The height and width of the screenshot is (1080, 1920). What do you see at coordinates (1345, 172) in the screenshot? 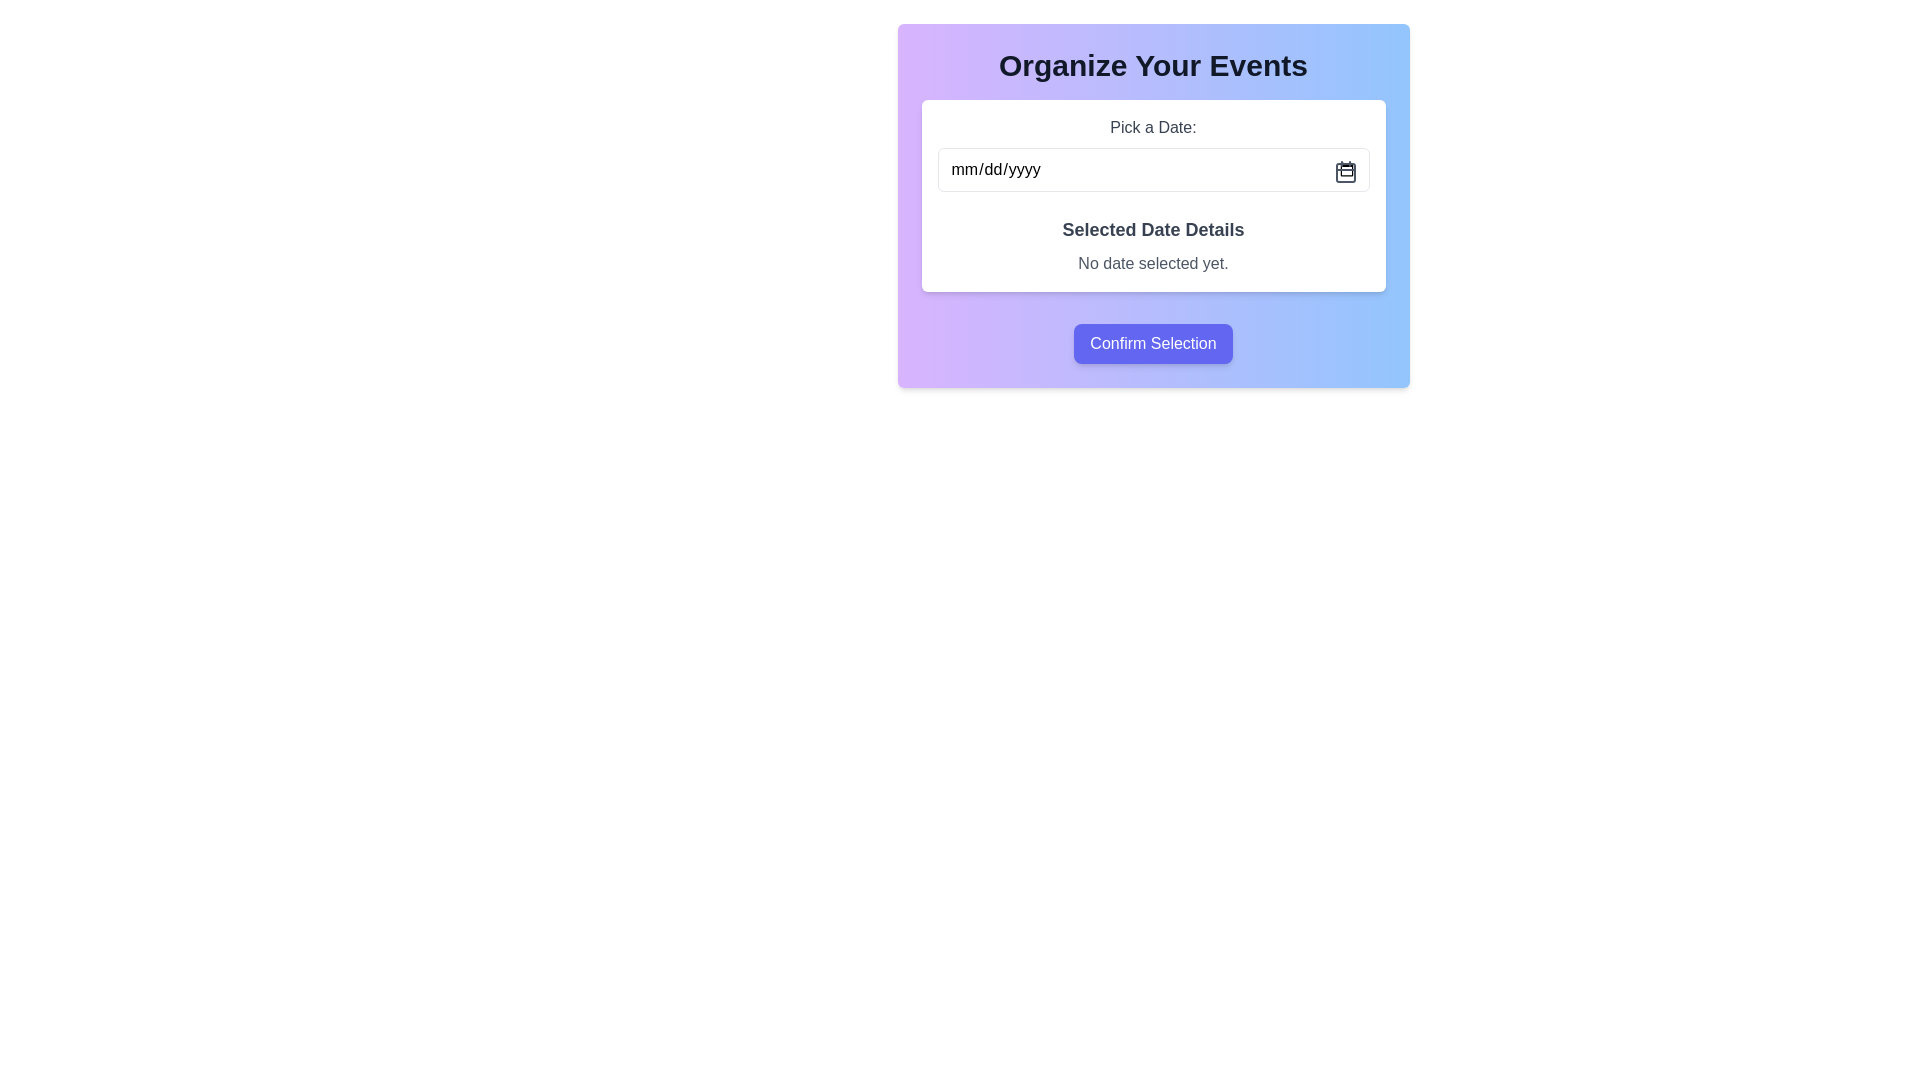
I see `the calendar icon, which is a small rectangle with rounded edges located near the top right corner of the date input field` at bounding box center [1345, 172].